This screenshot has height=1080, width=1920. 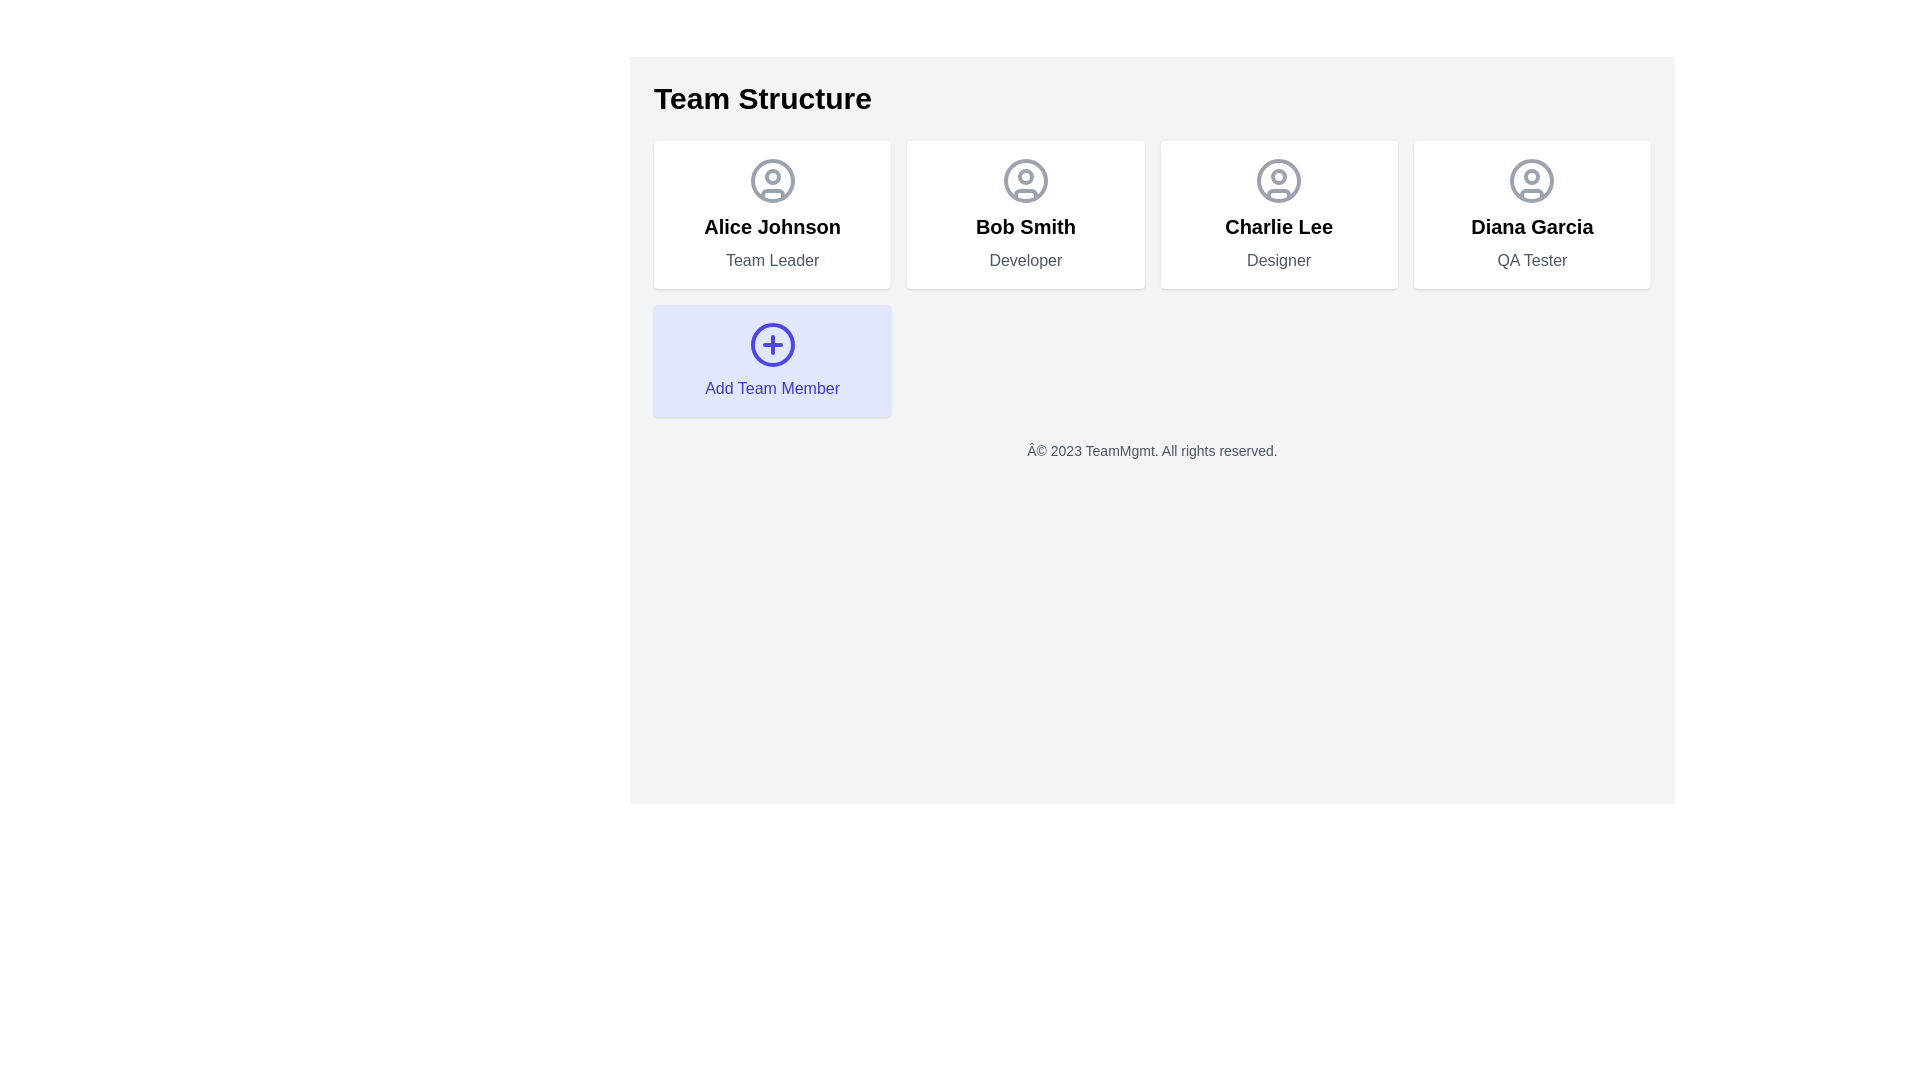 What do you see at coordinates (1531, 181) in the screenshot?
I see `the circular profile picture icon with a gray outline located at the top central part of the 'Diana Garcia' card` at bounding box center [1531, 181].